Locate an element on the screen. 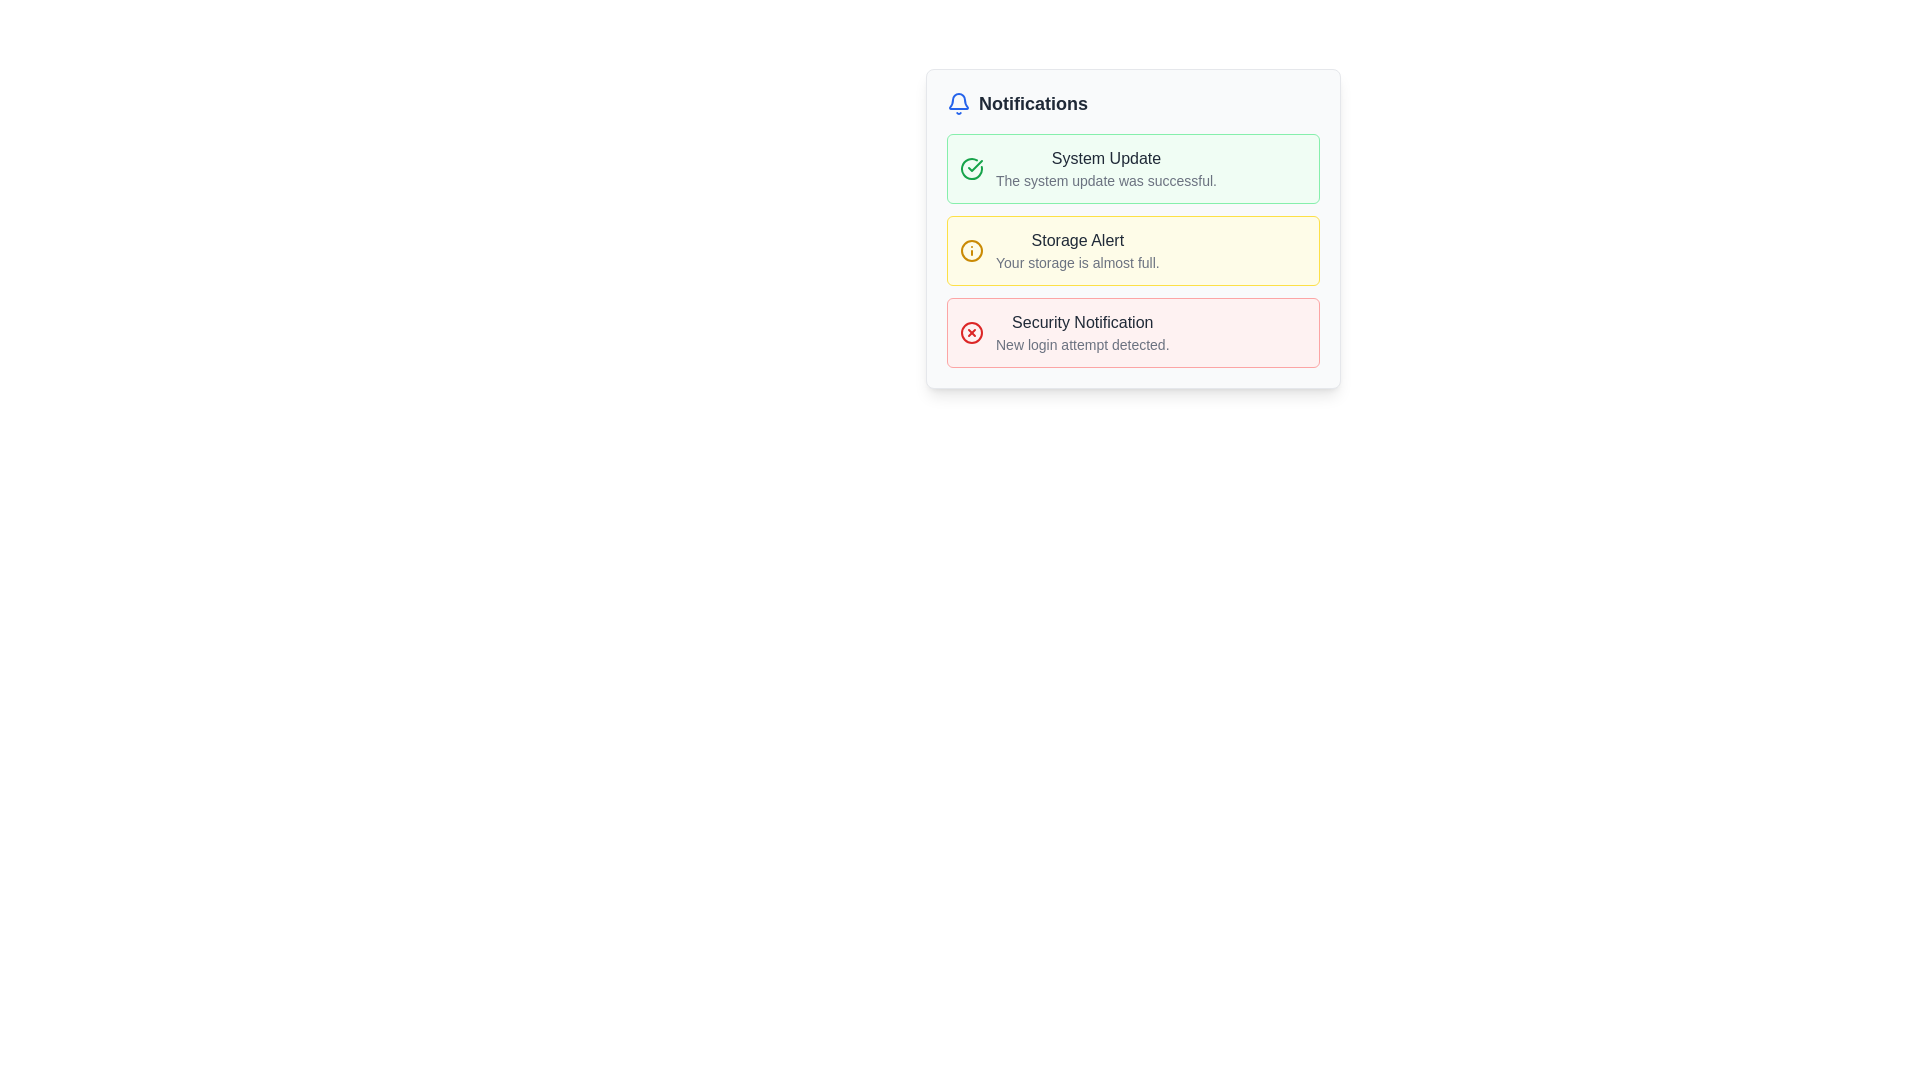 Image resolution: width=1920 pixels, height=1080 pixels. the second notification item in the notification panel, which has a yellow background and contains the text 'Storage Alert' and 'Your storage is almost full.' is located at coordinates (1133, 249).